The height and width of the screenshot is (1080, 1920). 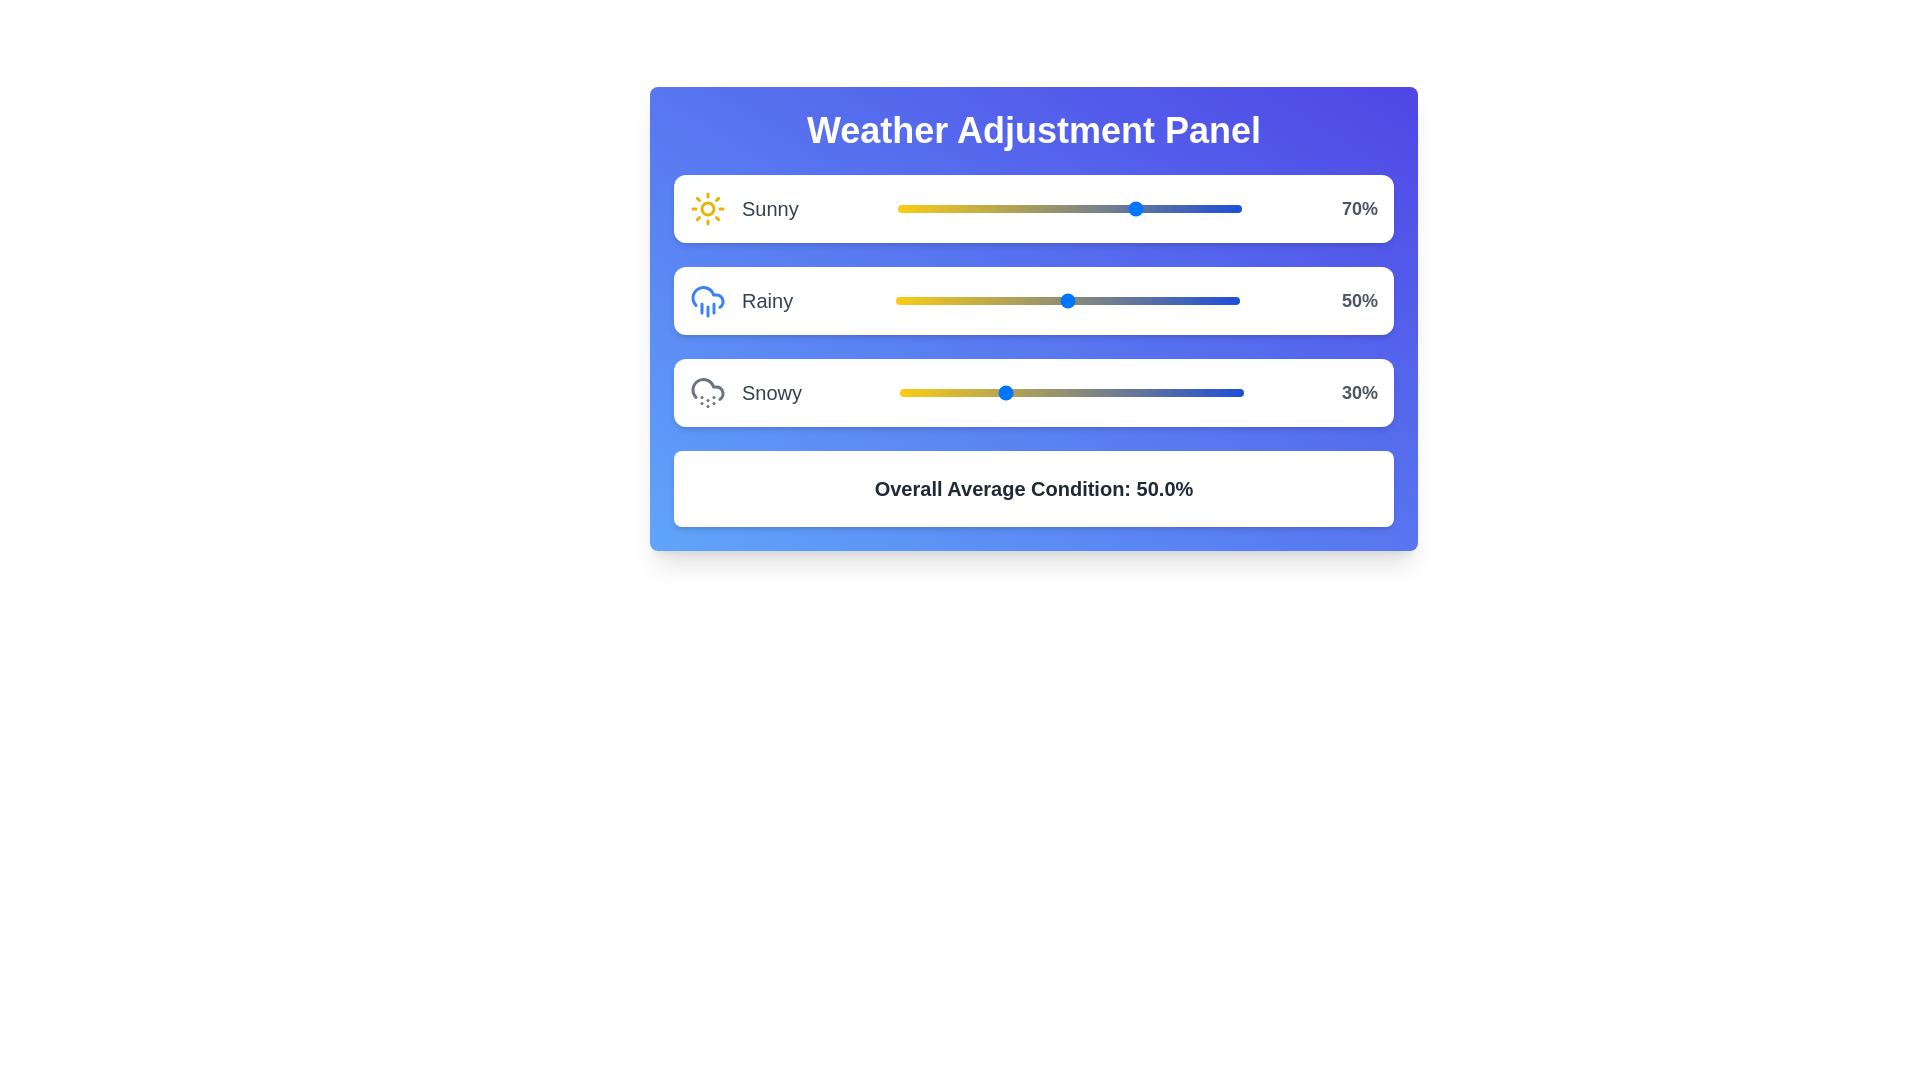 What do you see at coordinates (769, 208) in the screenshot?
I see `displayed text indicating the weather condition, which is labeled as 'Sunny', located at the top of the weather interface to the right of the sun-shaped icon` at bounding box center [769, 208].